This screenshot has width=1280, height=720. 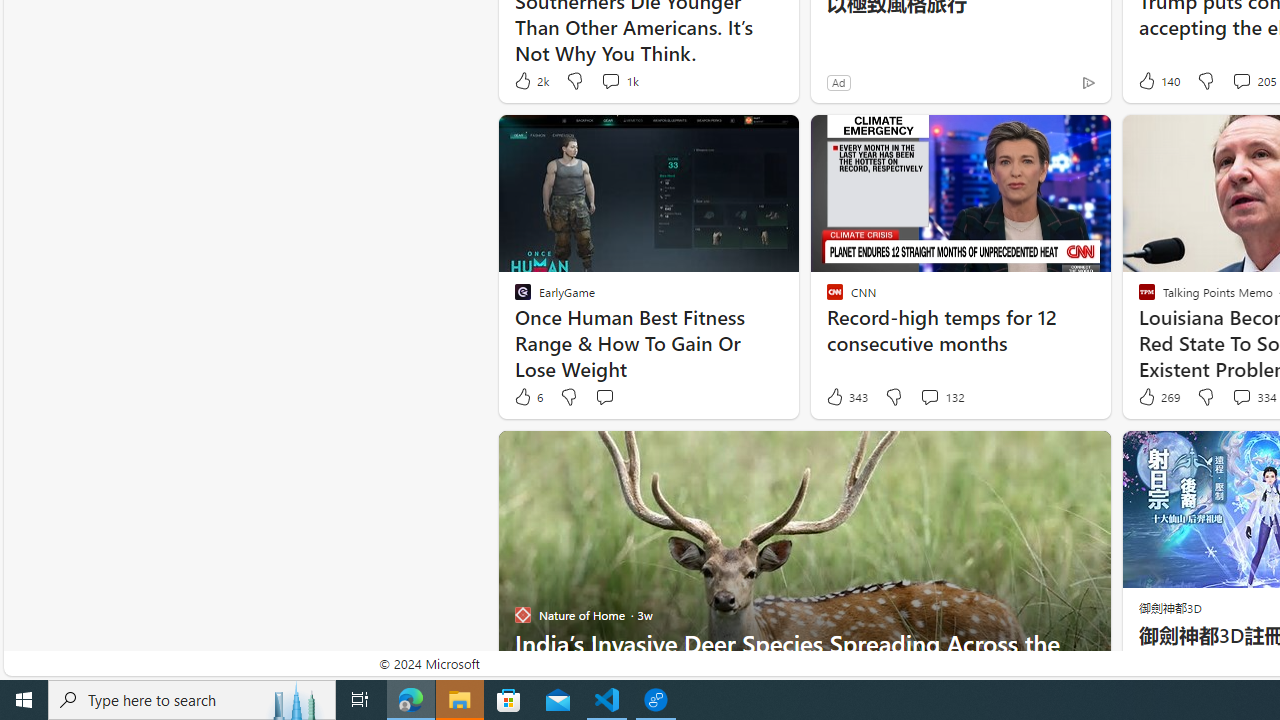 What do you see at coordinates (941, 397) in the screenshot?
I see `'View comments 132 Comment'` at bounding box center [941, 397].